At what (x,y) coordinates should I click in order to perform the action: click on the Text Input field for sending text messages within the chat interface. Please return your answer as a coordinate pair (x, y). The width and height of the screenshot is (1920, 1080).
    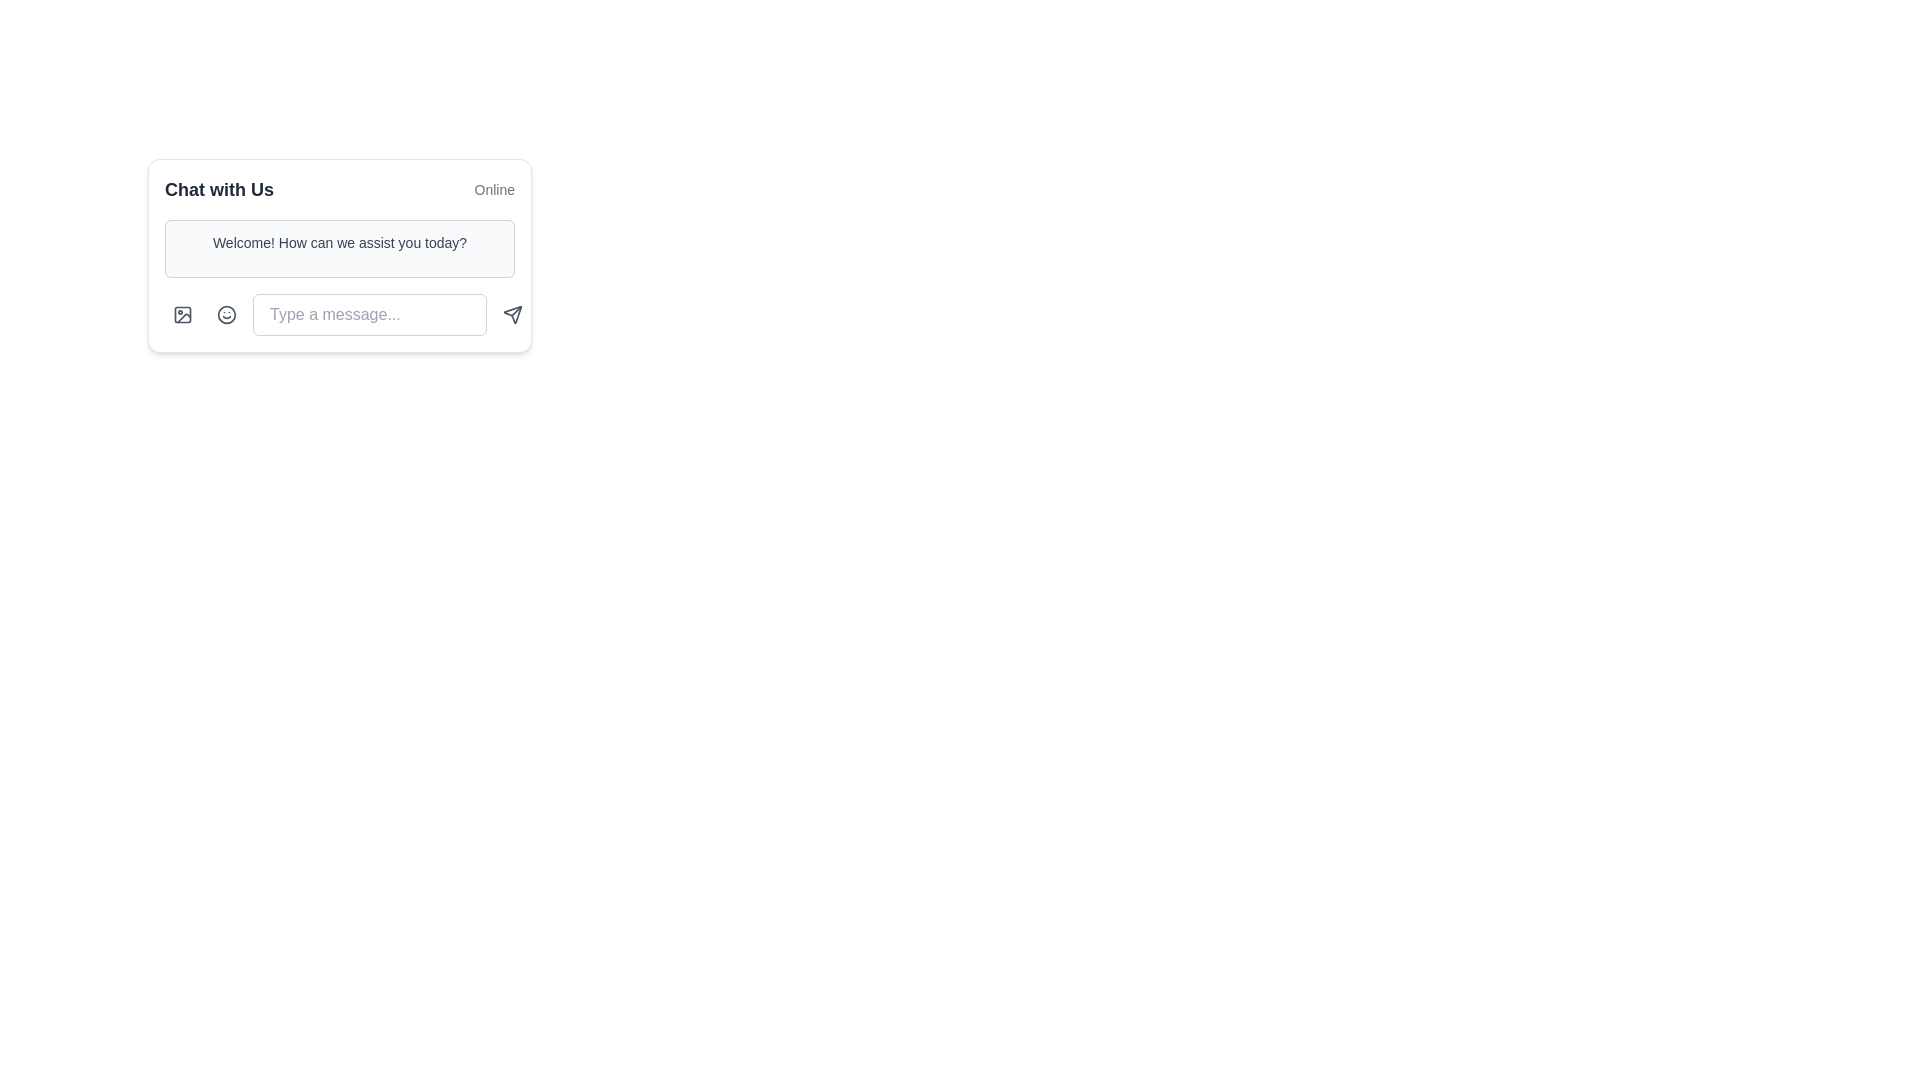
    Looking at the image, I should click on (369, 315).